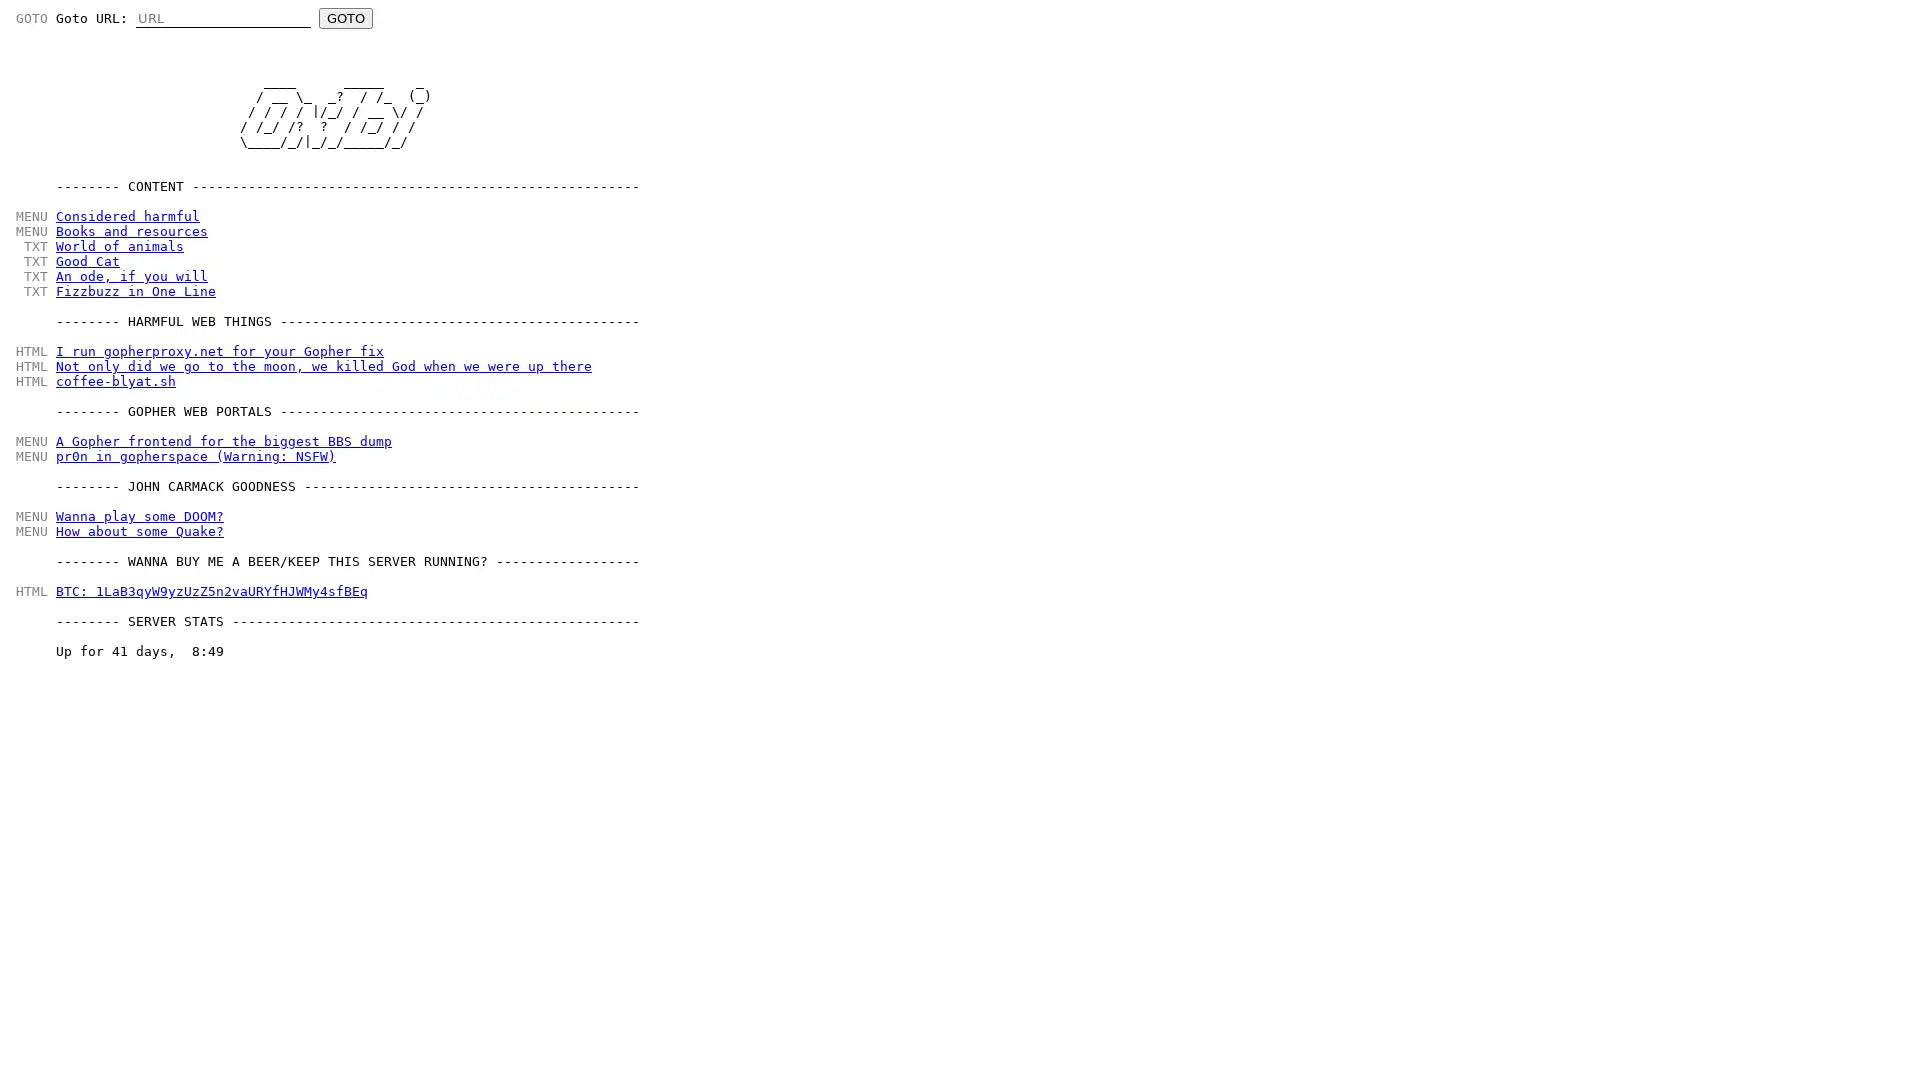  Describe the element at coordinates (345, 18) in the screenshot. I see `GOTO` at that location.